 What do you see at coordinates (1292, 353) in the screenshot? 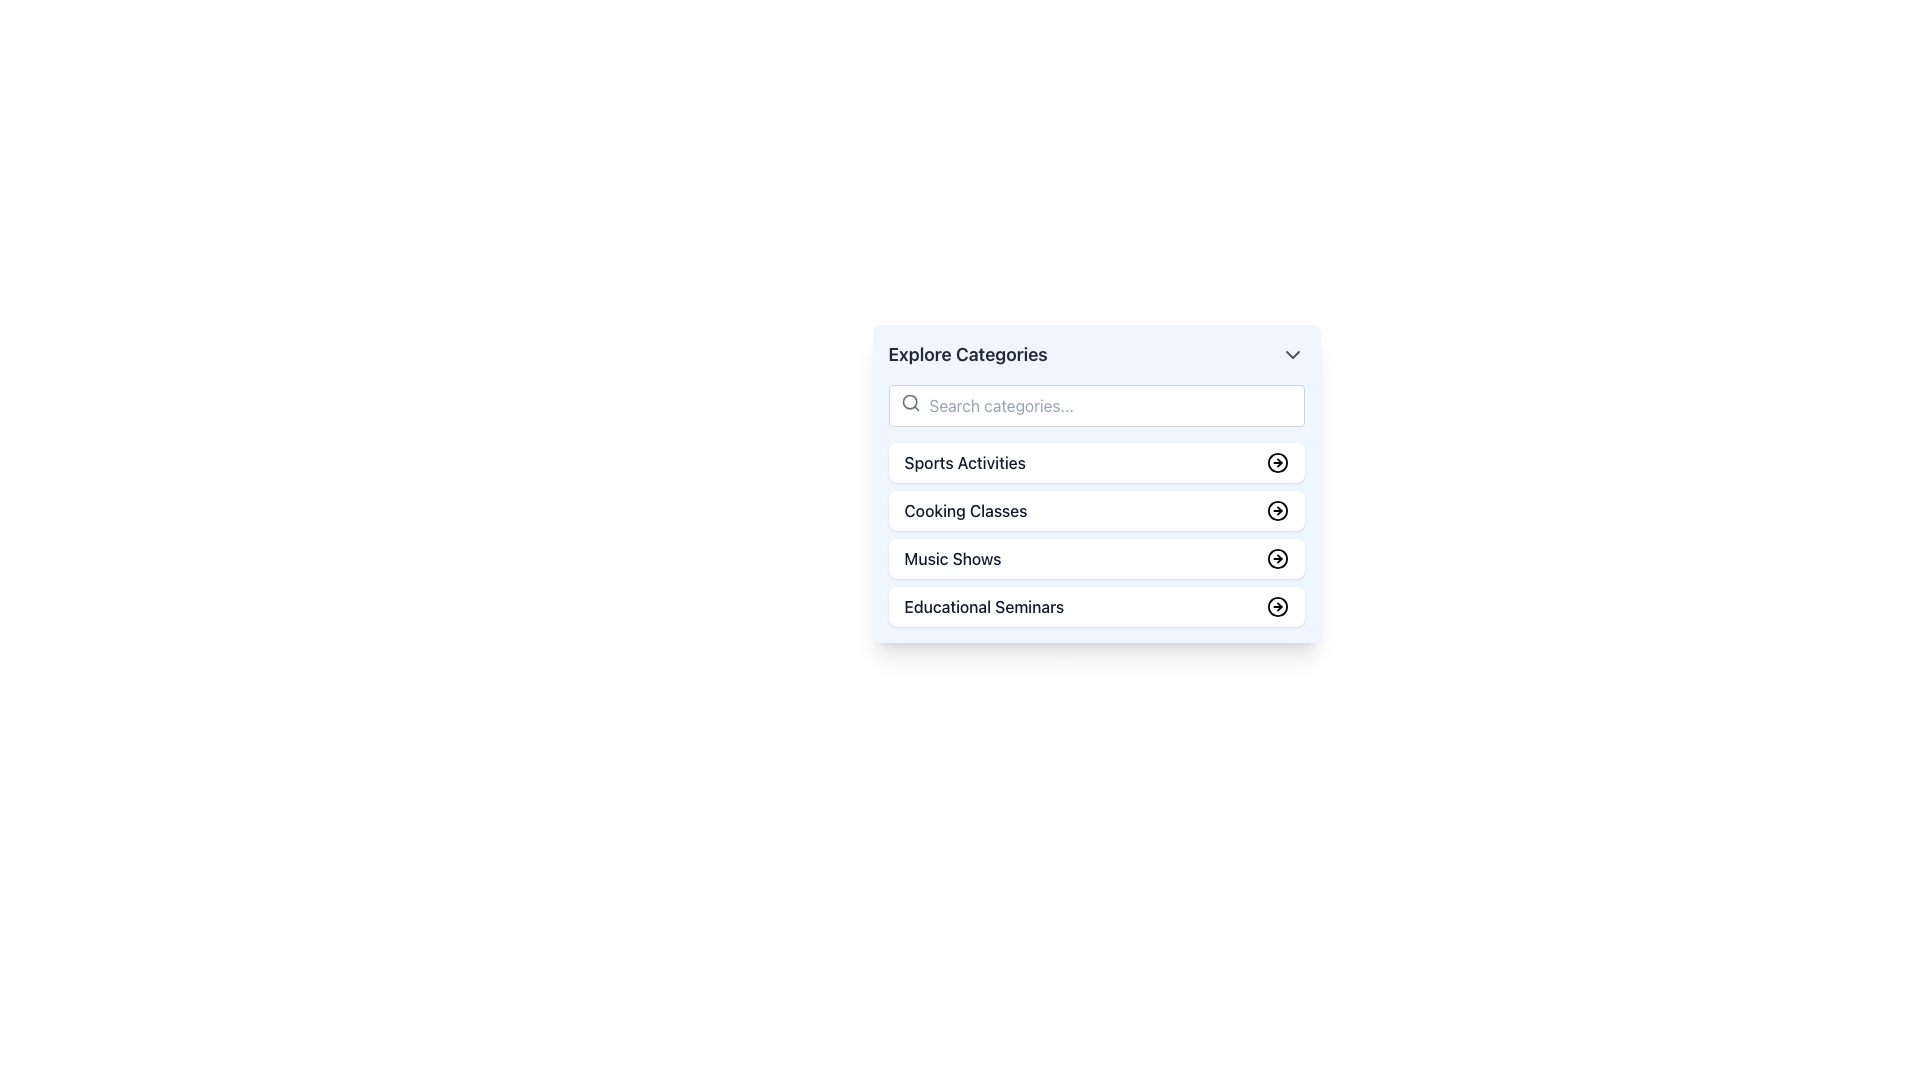
I see `the chevron-down icon in the upper right corner of the 'Explore Categories' section` at bounding box center [1292, 353].